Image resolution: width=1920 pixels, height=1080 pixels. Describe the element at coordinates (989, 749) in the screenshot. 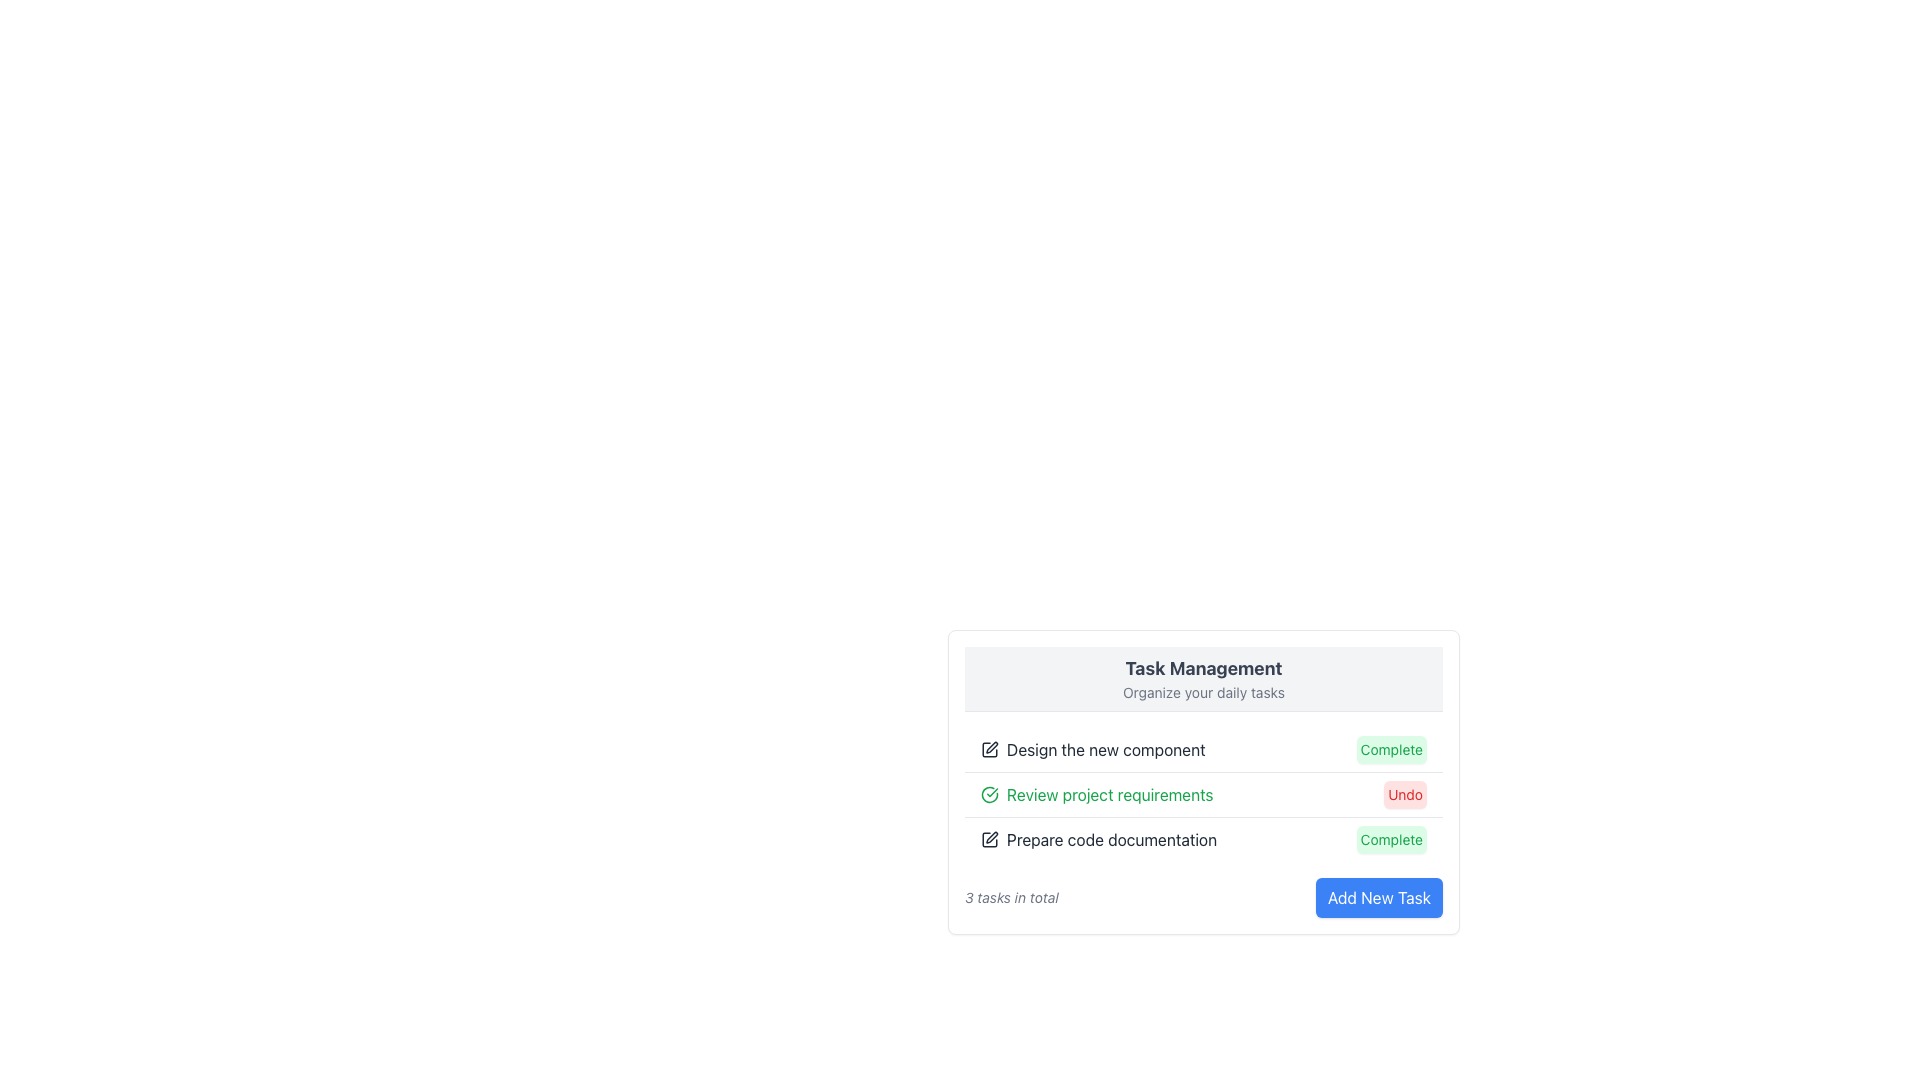

I see `the square-shaped edit icon with a pen tool inside` at that location.